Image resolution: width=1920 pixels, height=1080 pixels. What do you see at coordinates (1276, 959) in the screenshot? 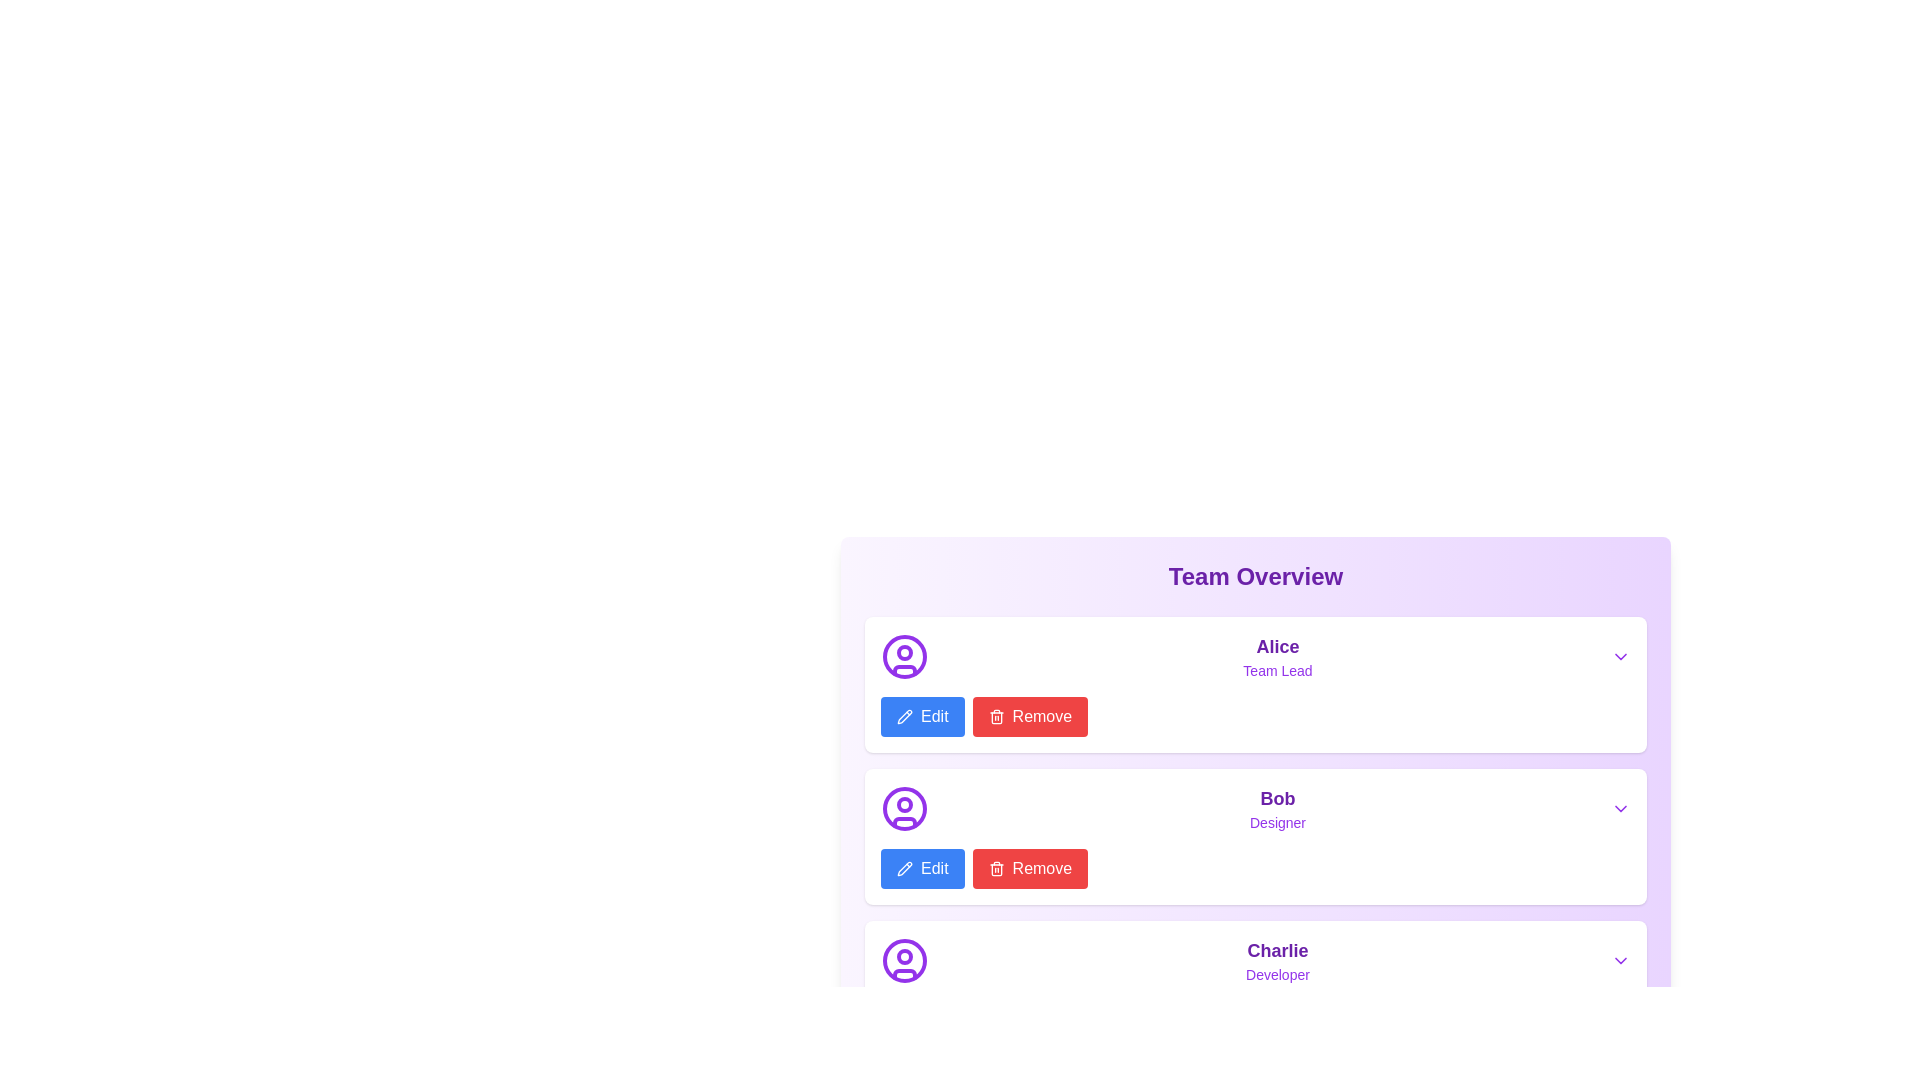
I see `text displayed in the text element that shows 'Charlie' as the header and 'Developer' as the subtext, located in the Team Overview section` at bounding box center [1276, 959].